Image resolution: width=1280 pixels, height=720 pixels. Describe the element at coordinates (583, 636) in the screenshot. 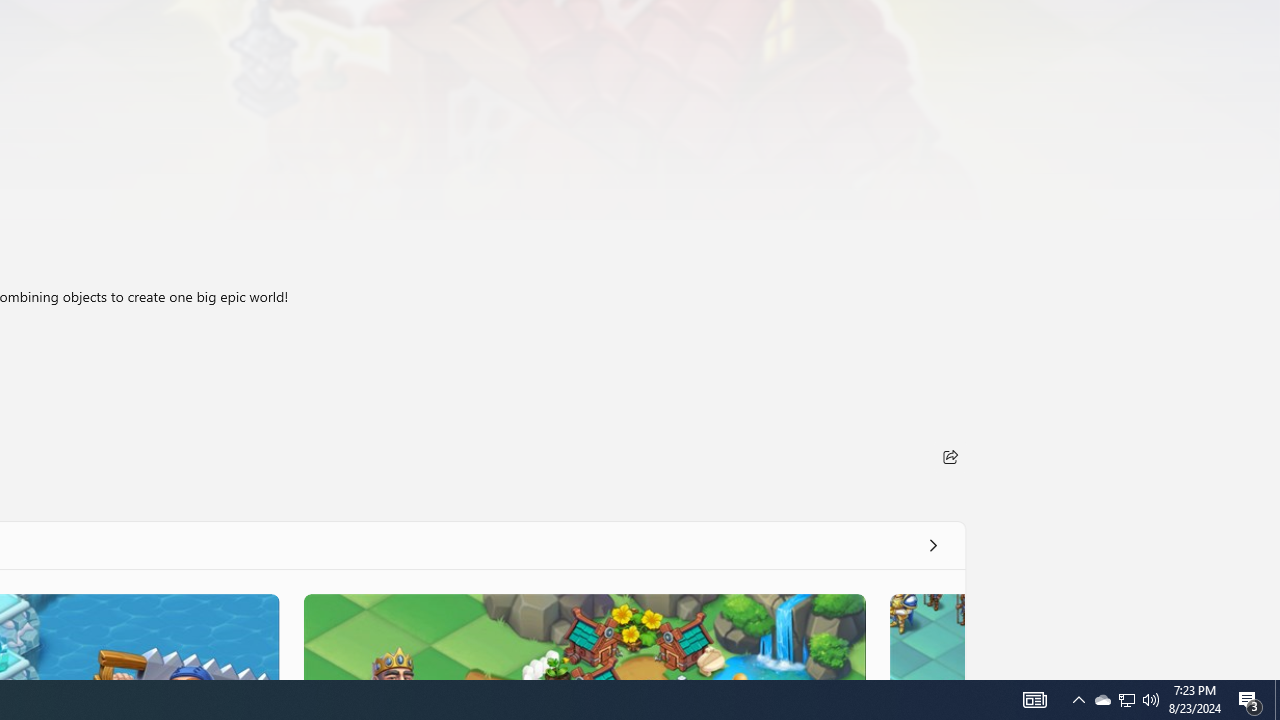

I see `'Screenshot 3'` at that location.